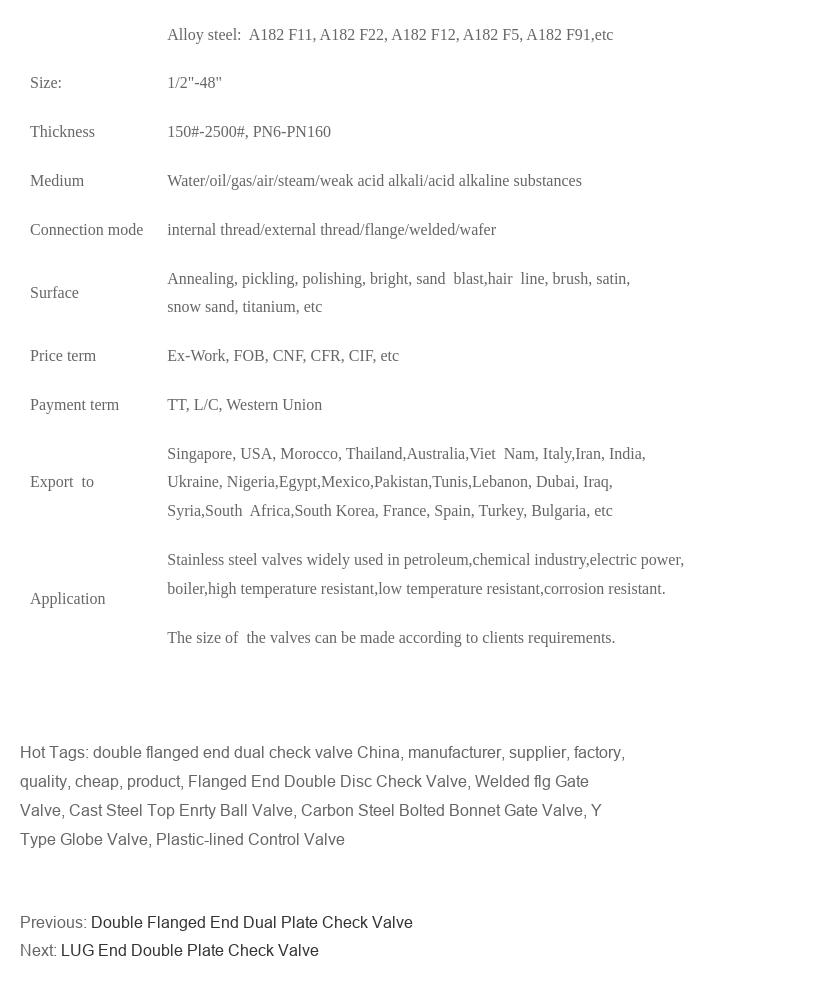 Image resolution: width=833 pixels, height=982 pixels. What do you see at coordinates (167, 509) in the screenshot?
I see `'Syria,South  Africa,South Korea, France, Spain, Turkey, Bulgaria, etc'` at bounding box center [167, 509].